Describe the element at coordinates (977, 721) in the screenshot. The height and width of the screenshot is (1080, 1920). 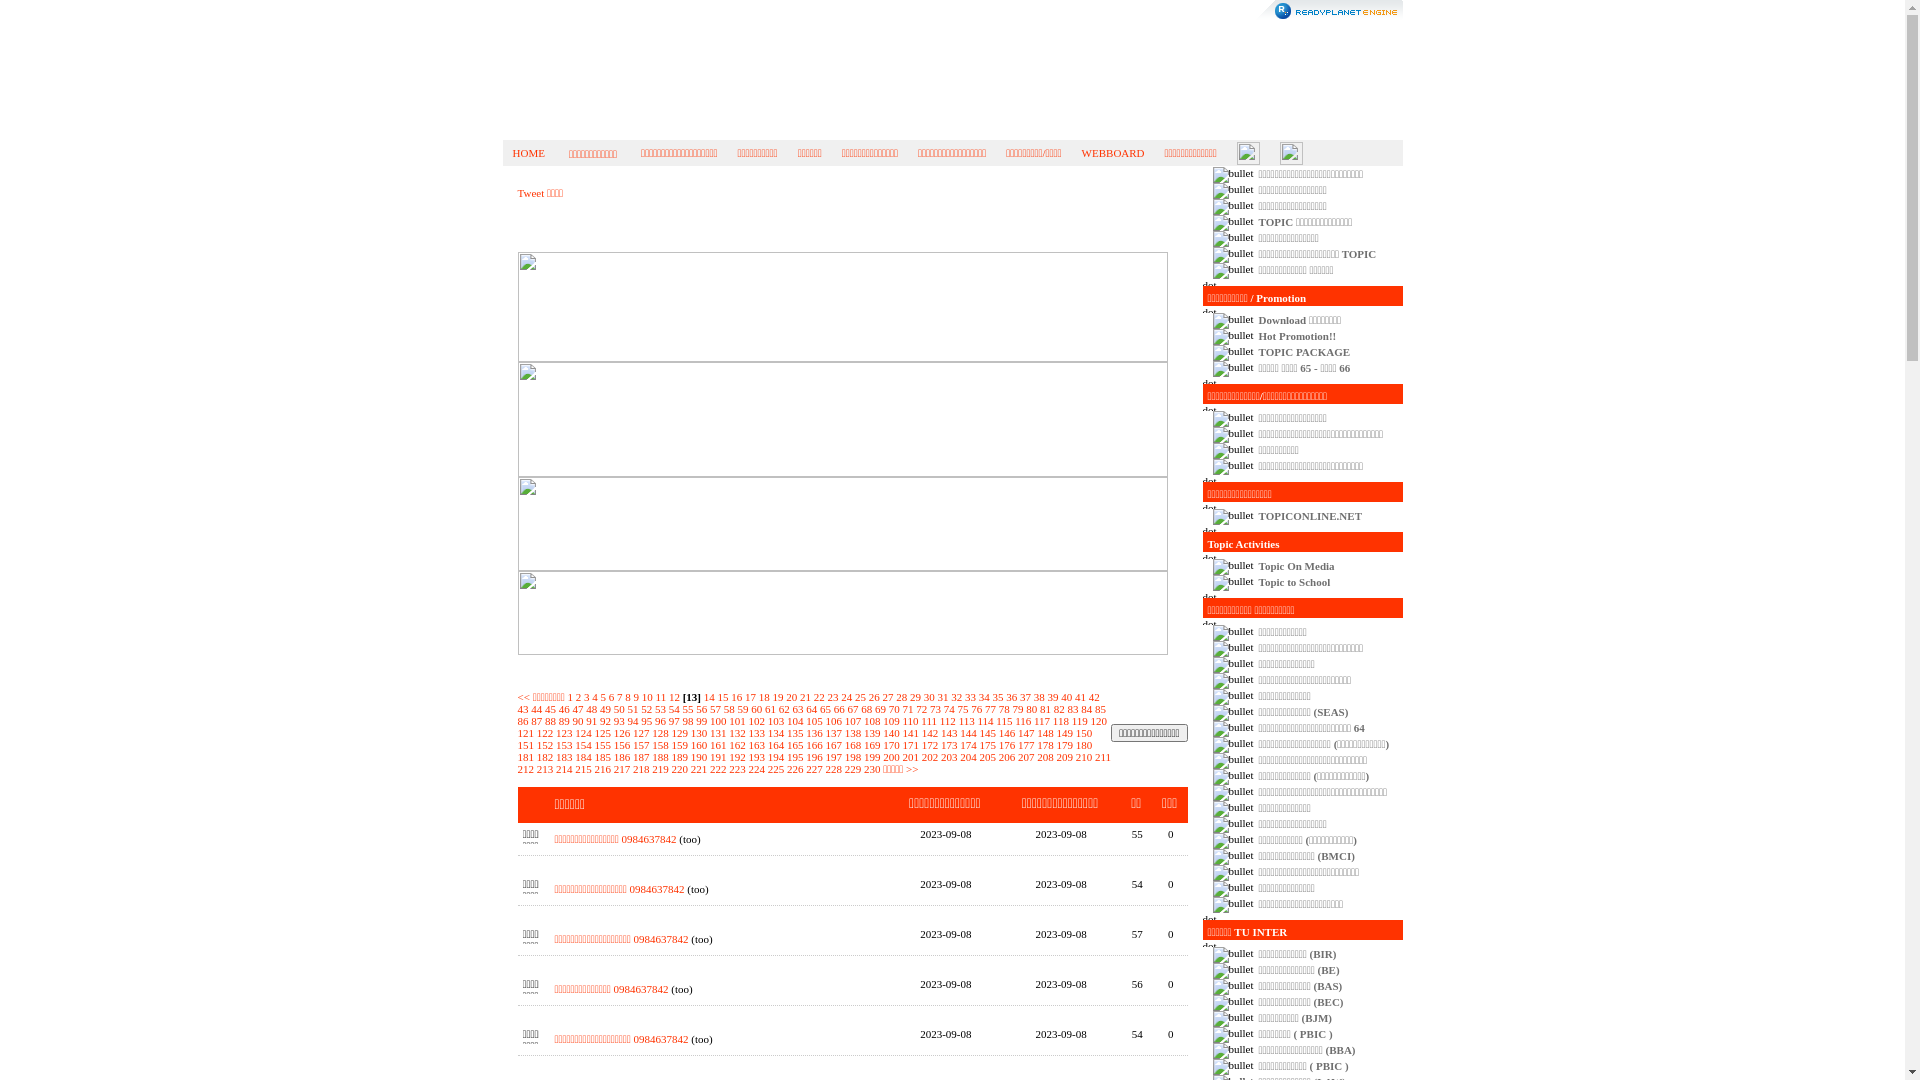
I see `'114'` at that location.